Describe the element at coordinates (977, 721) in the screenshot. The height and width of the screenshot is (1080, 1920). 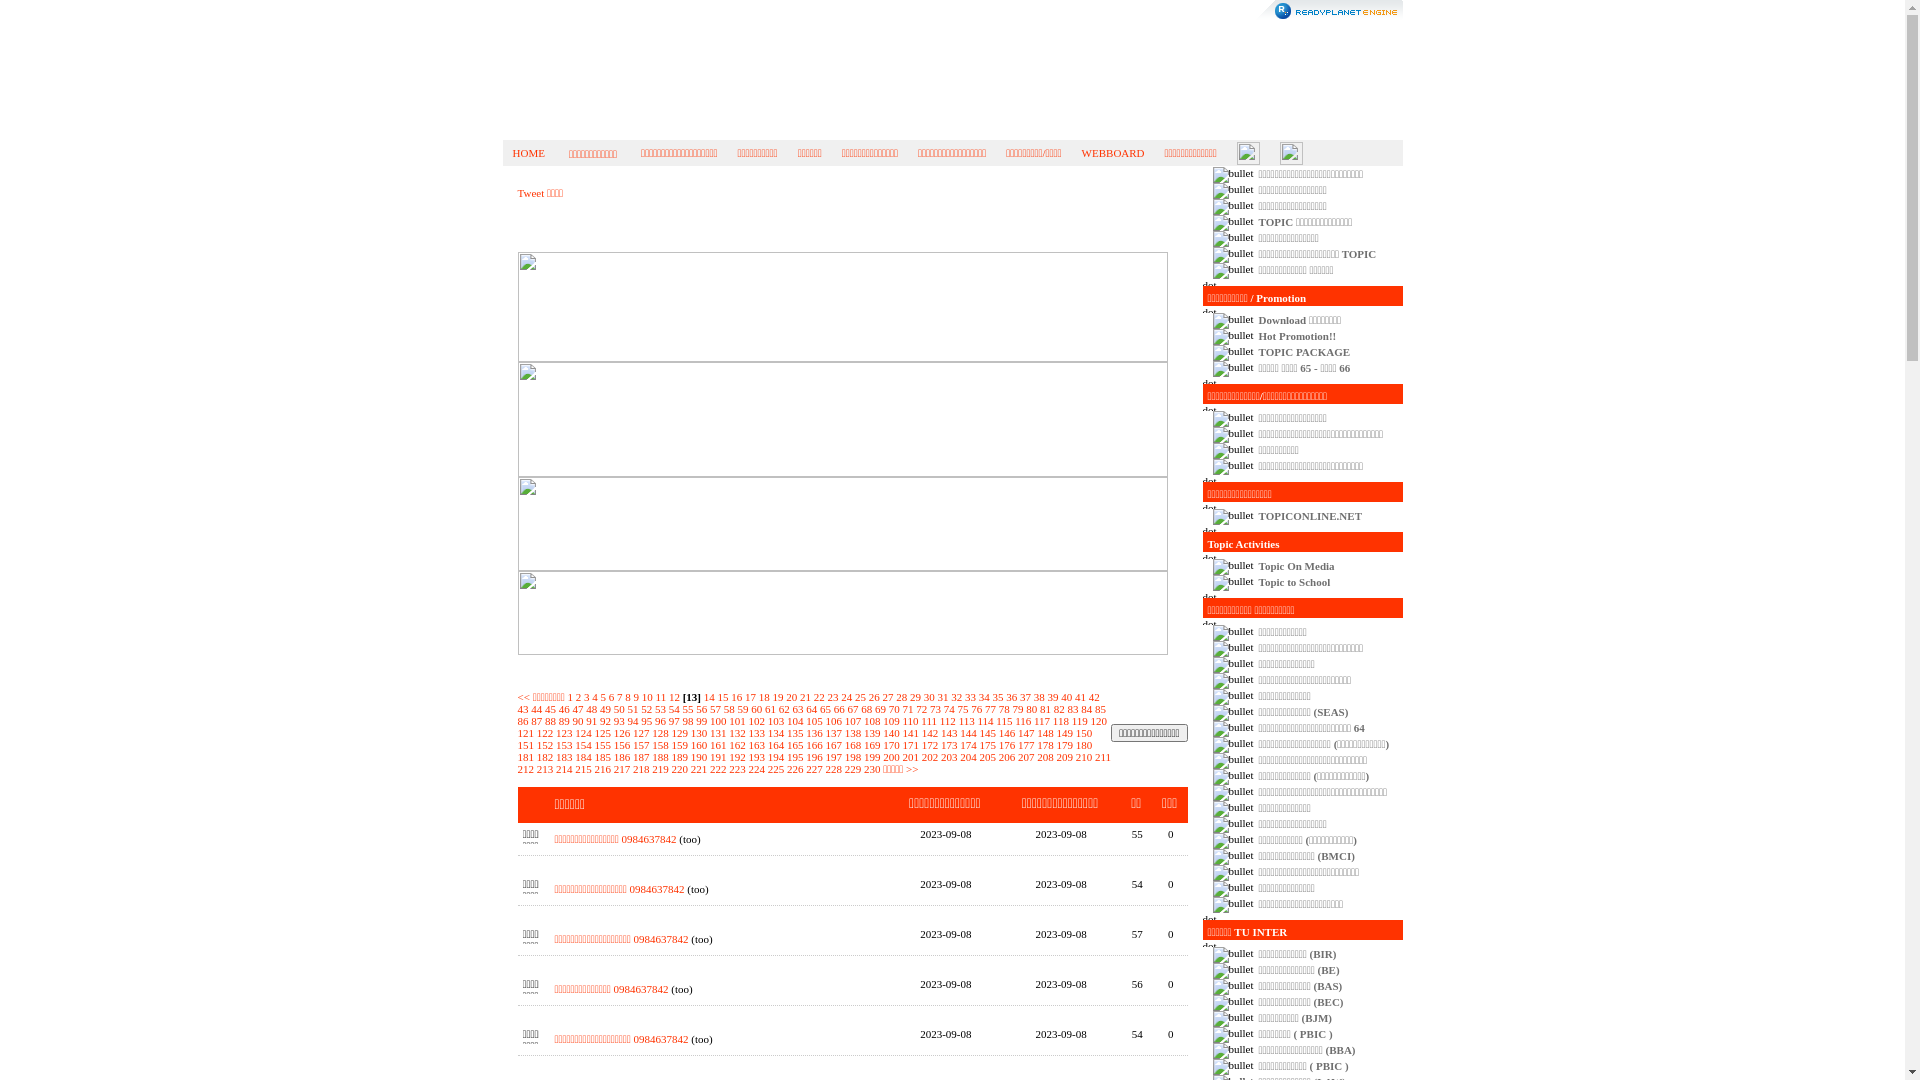
I see `'114'` at that location.